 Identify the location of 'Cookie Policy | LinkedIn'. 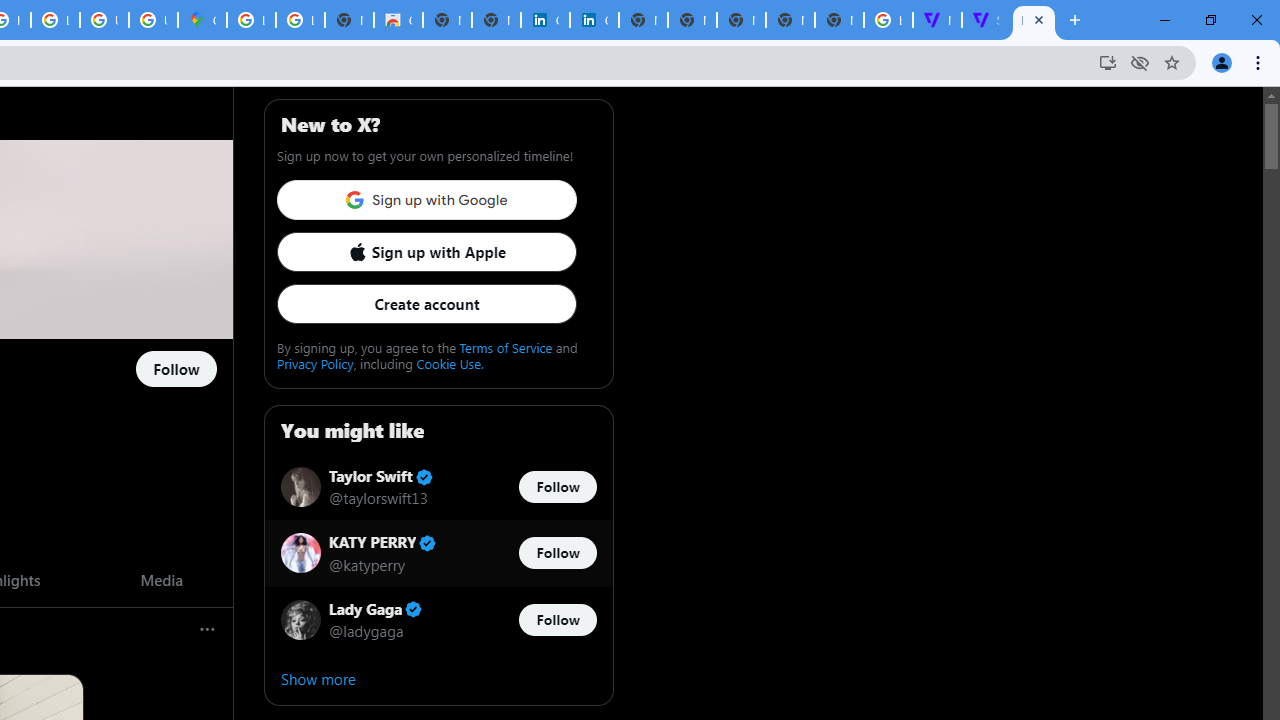
(545, 20).